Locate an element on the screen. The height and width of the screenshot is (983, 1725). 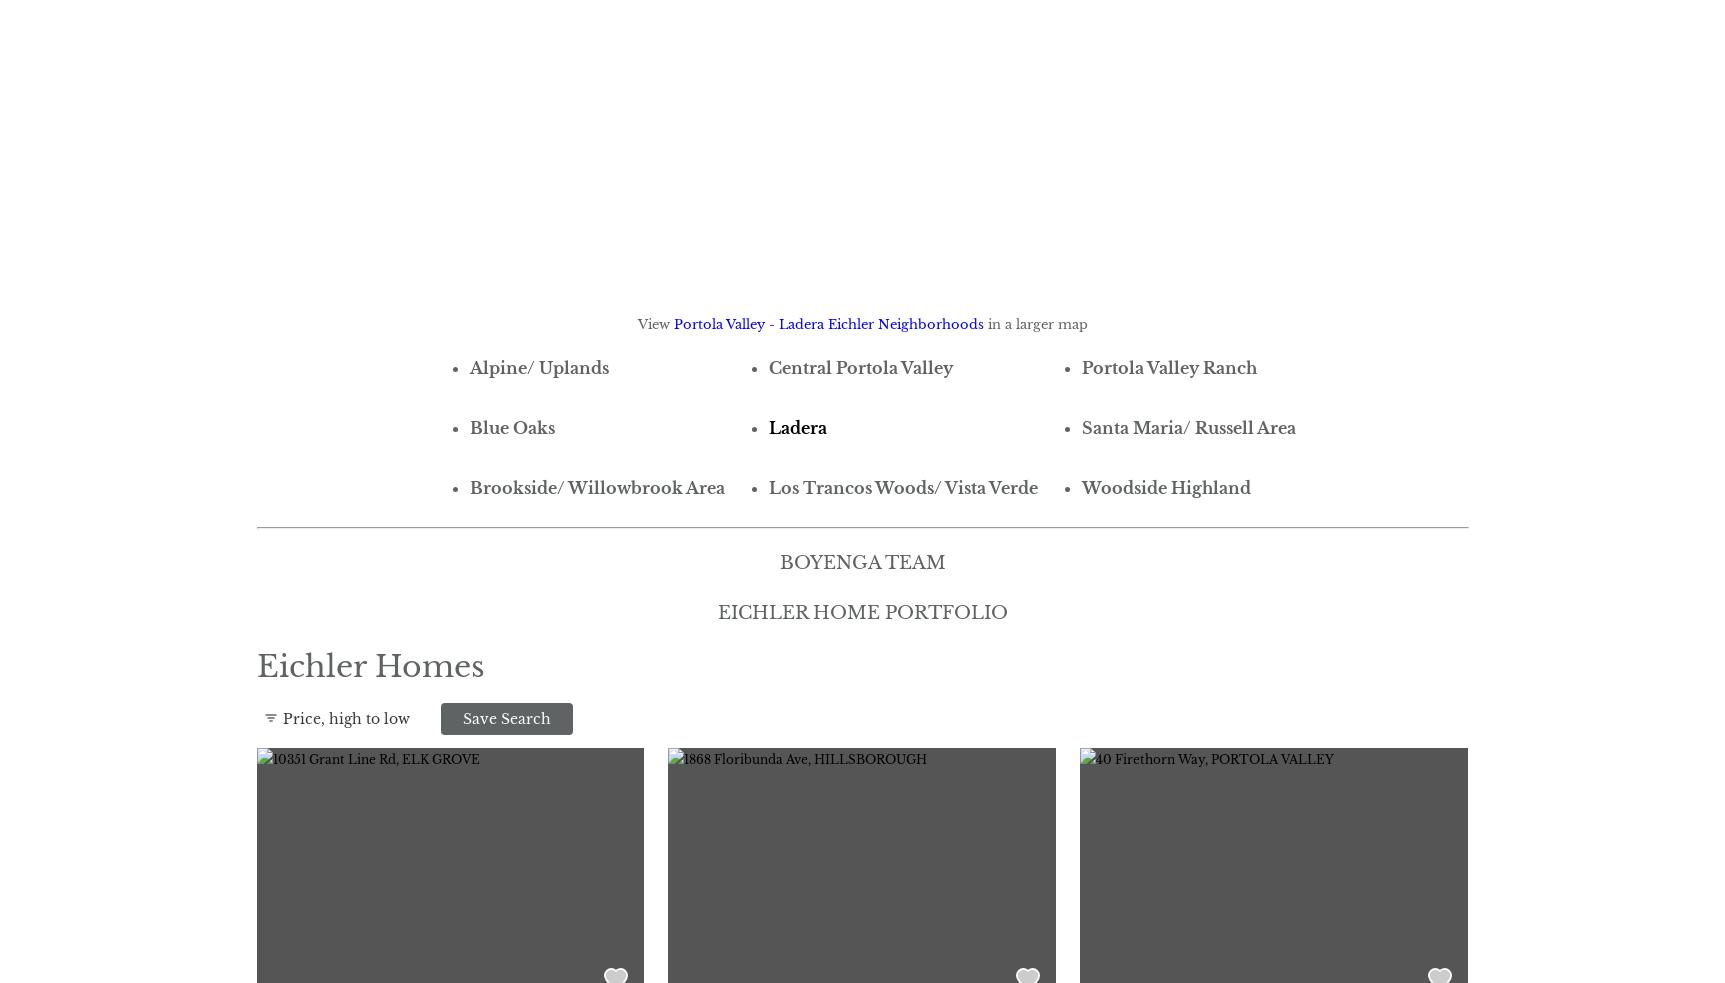
'Portola Valley Ranch' is located at coordinates (1168, 365).